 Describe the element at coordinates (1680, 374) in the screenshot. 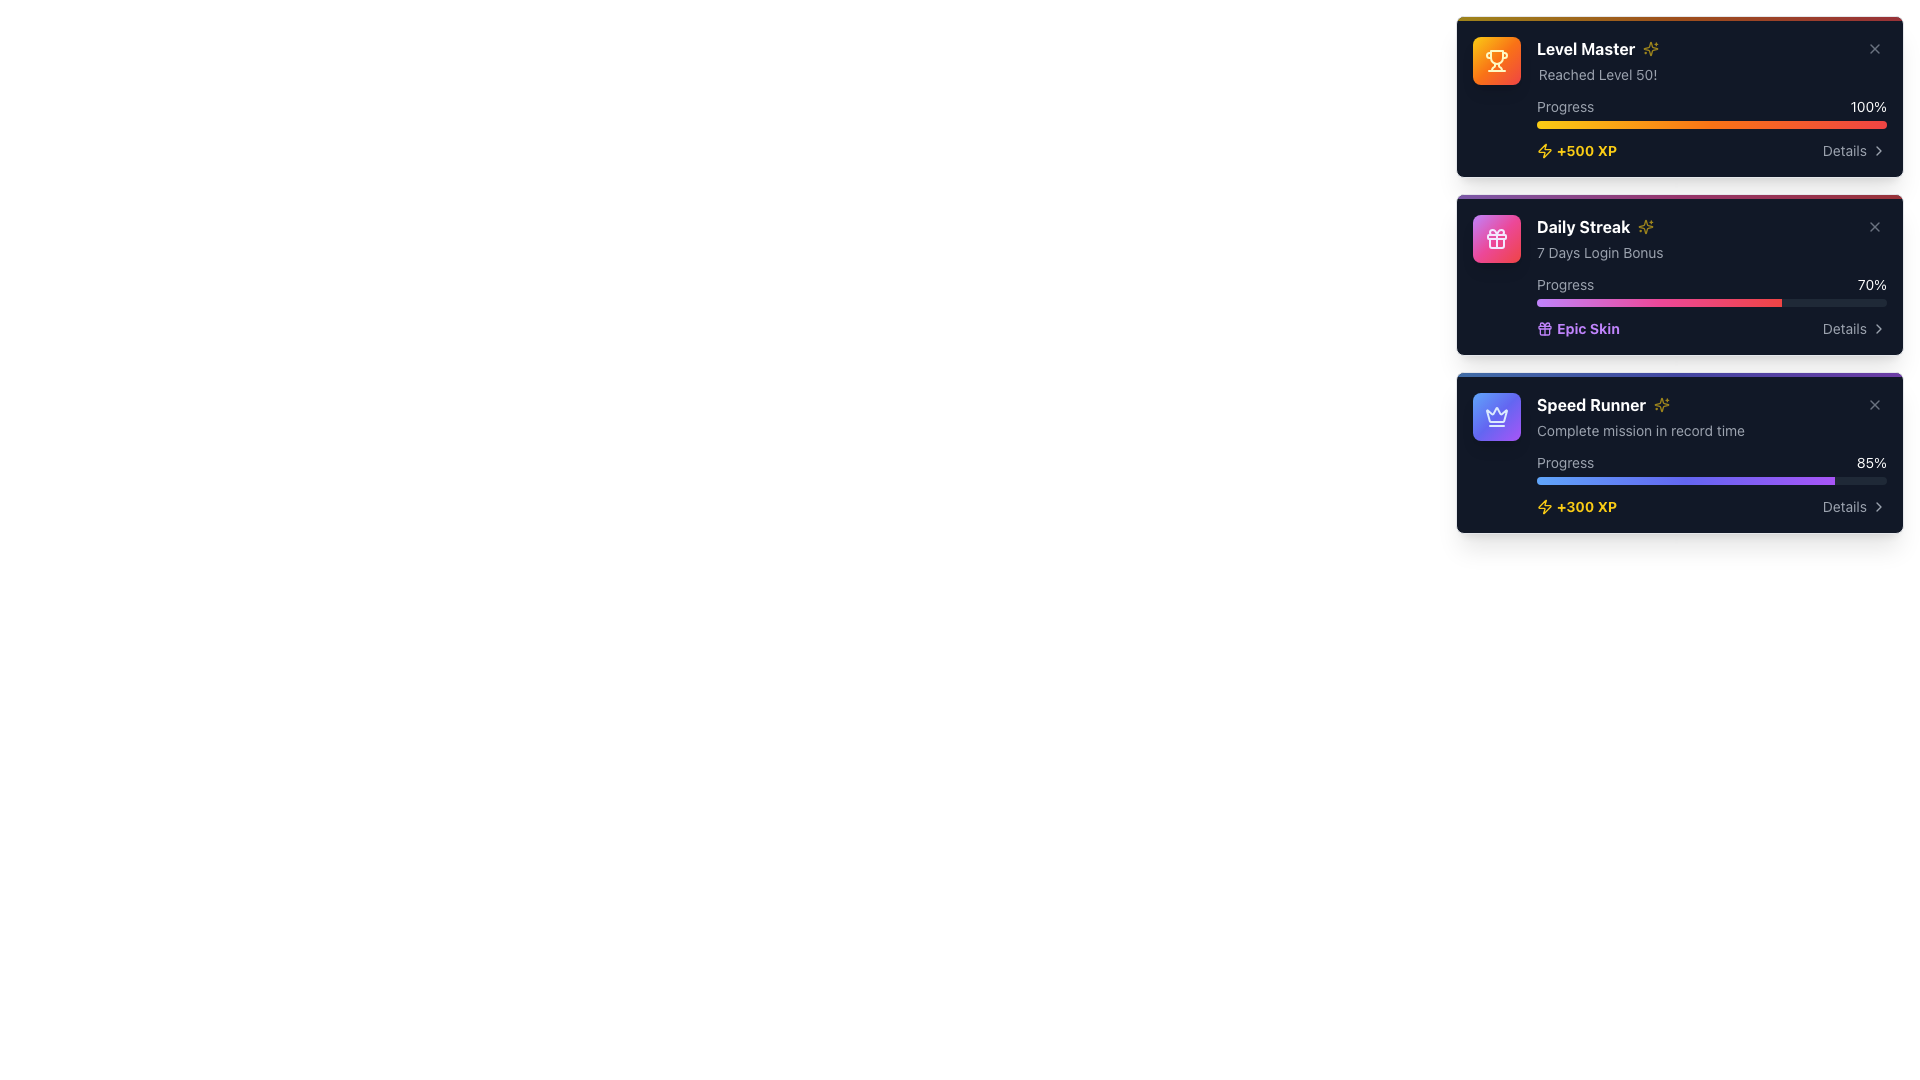

I see `the thin horizontal Separator bar with a gradient background located at the top of the 'Speed Runner' card` at that location.